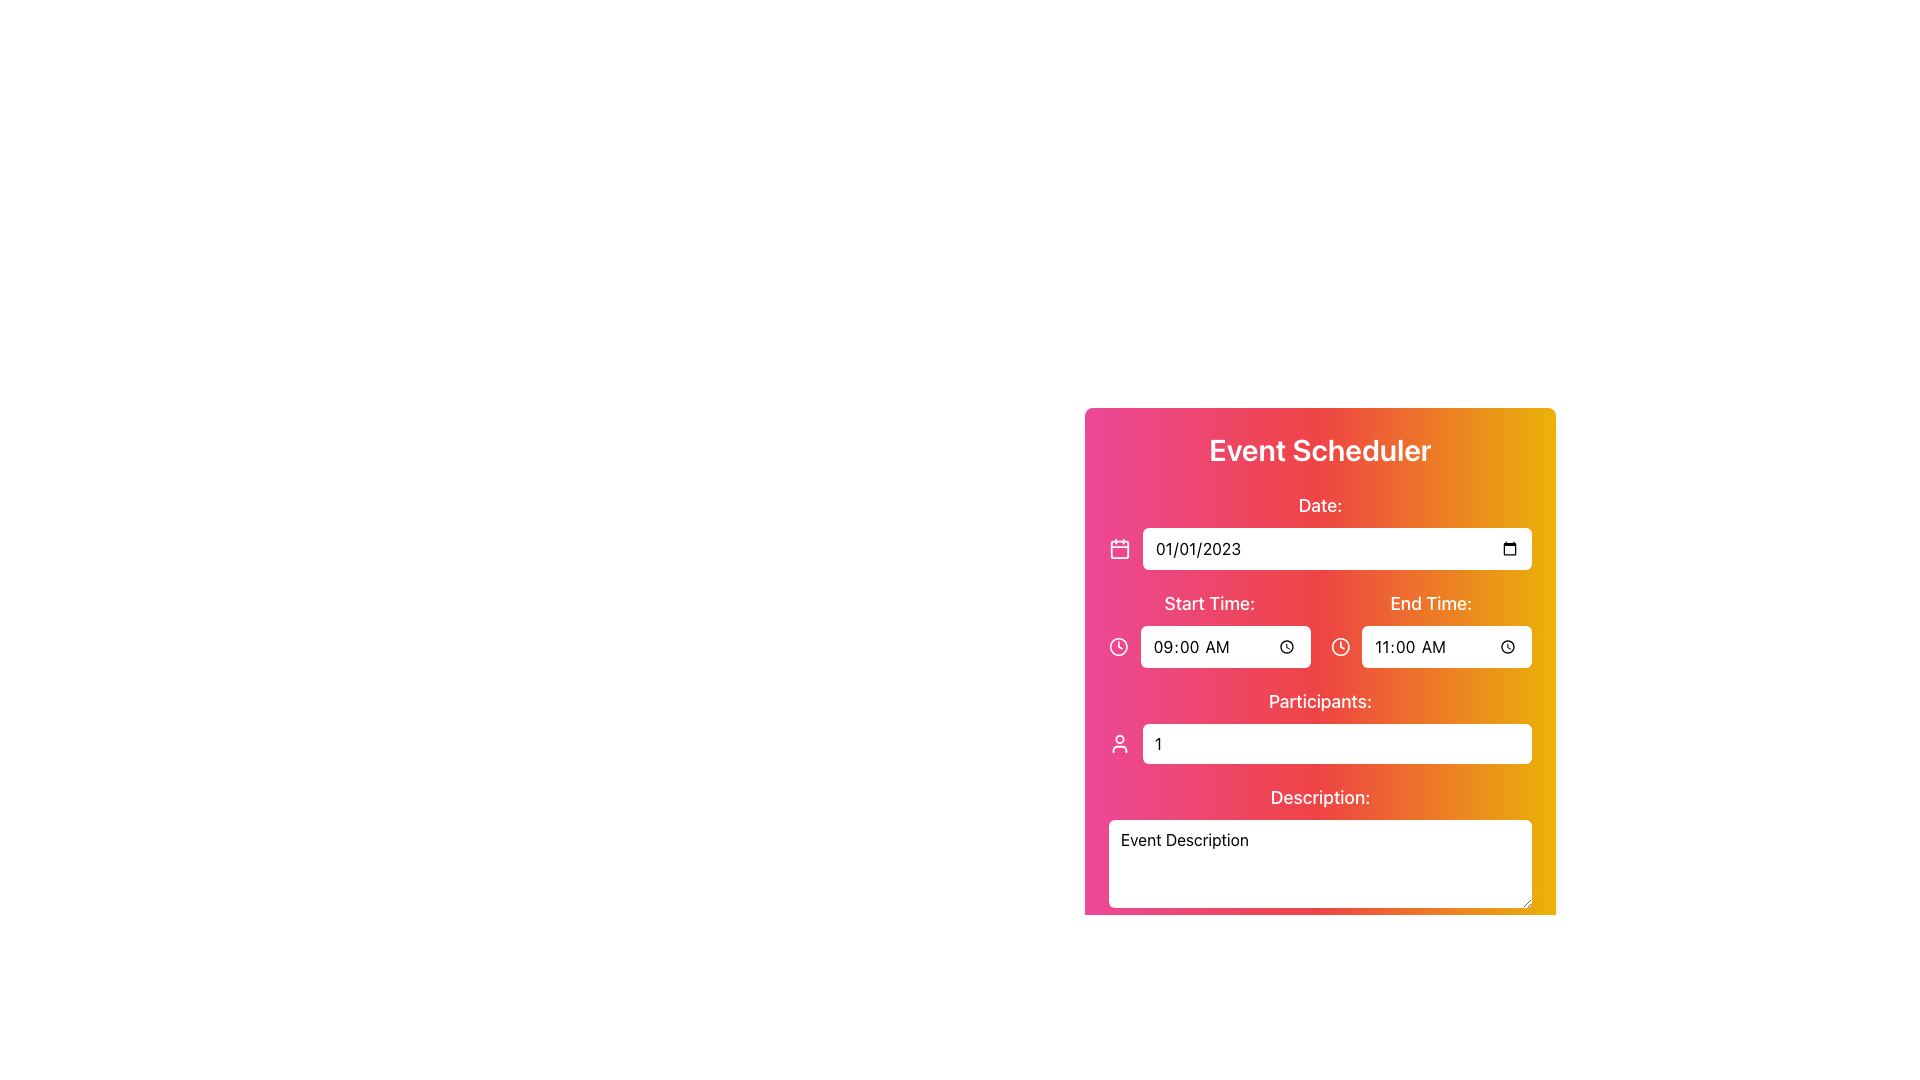  Describe the element at coordinates (1117, 548) in the screenshot. I see `the decorative pink icon representing a calendar located to the left of the 'Date:' label in the 'Event Scheduler' section` at that location.